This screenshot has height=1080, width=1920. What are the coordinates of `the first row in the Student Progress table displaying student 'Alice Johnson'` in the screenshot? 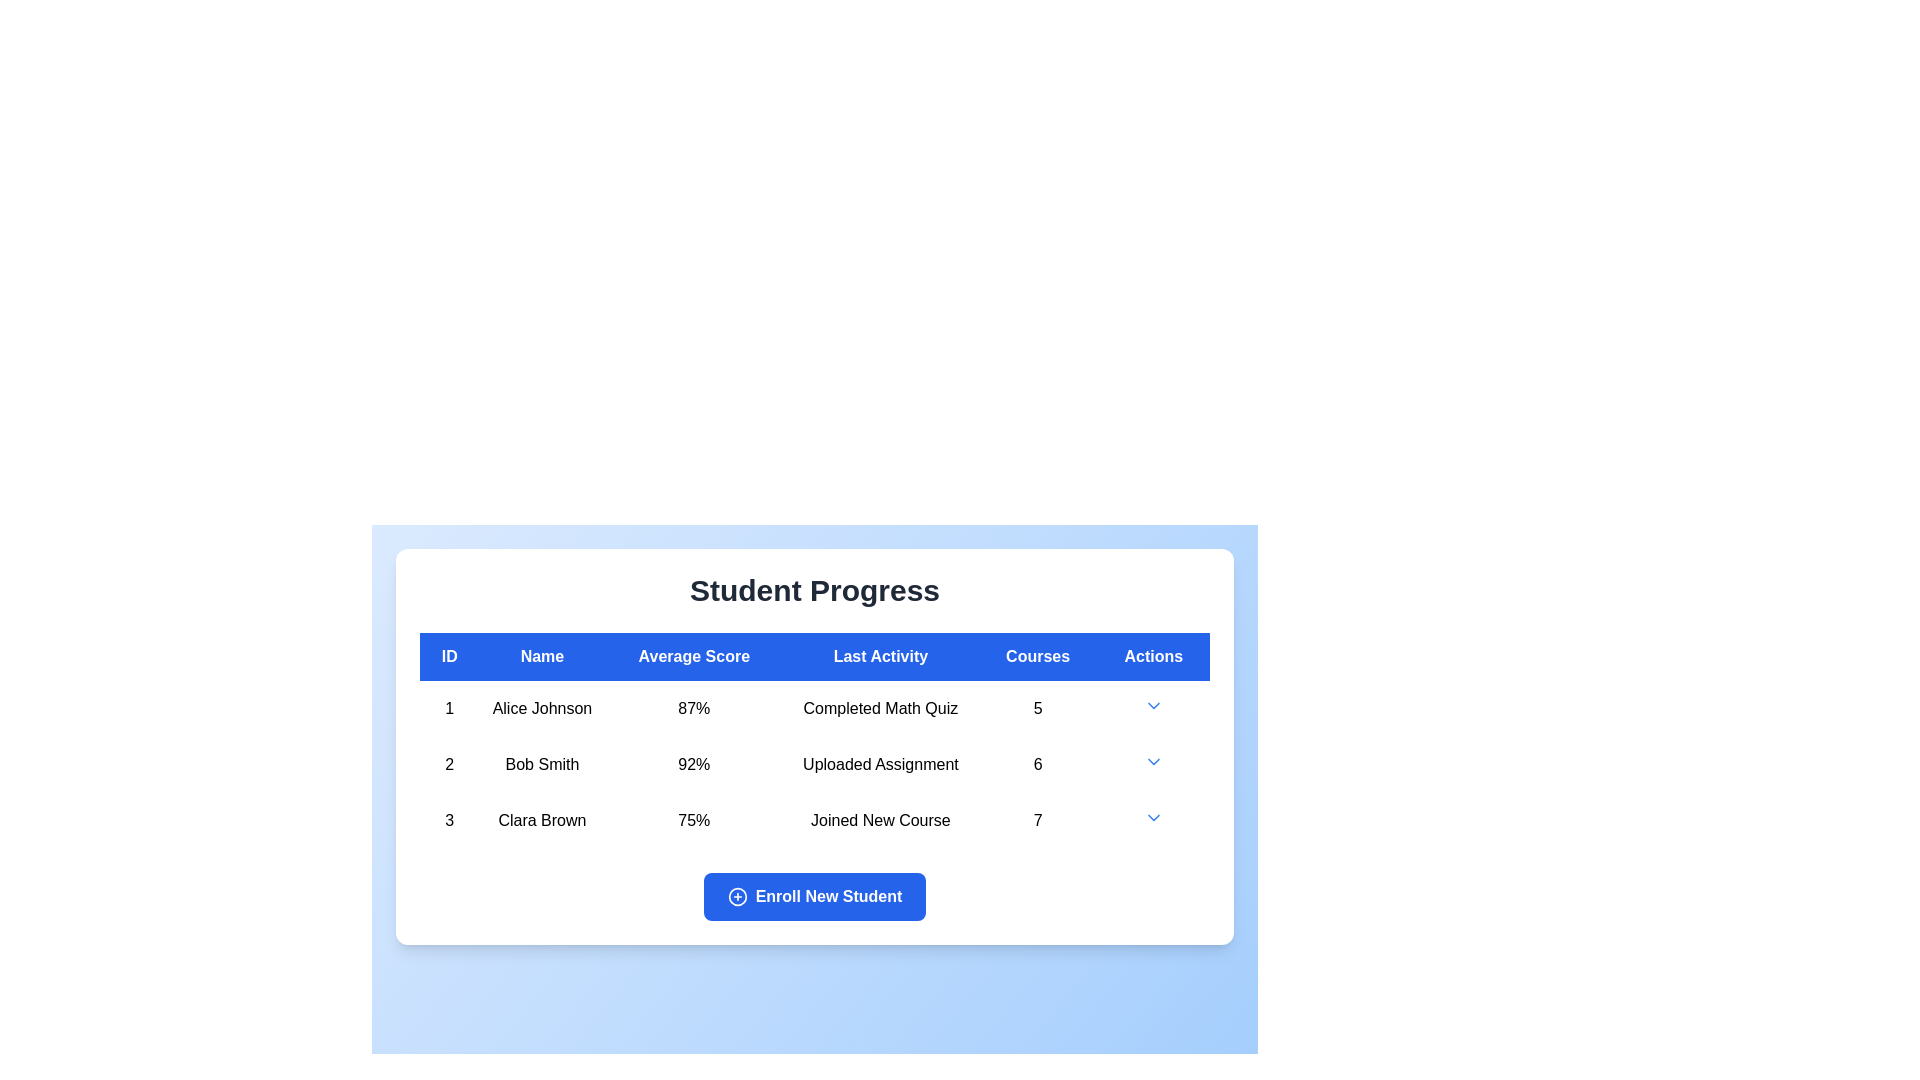 It's located at (815, 708).